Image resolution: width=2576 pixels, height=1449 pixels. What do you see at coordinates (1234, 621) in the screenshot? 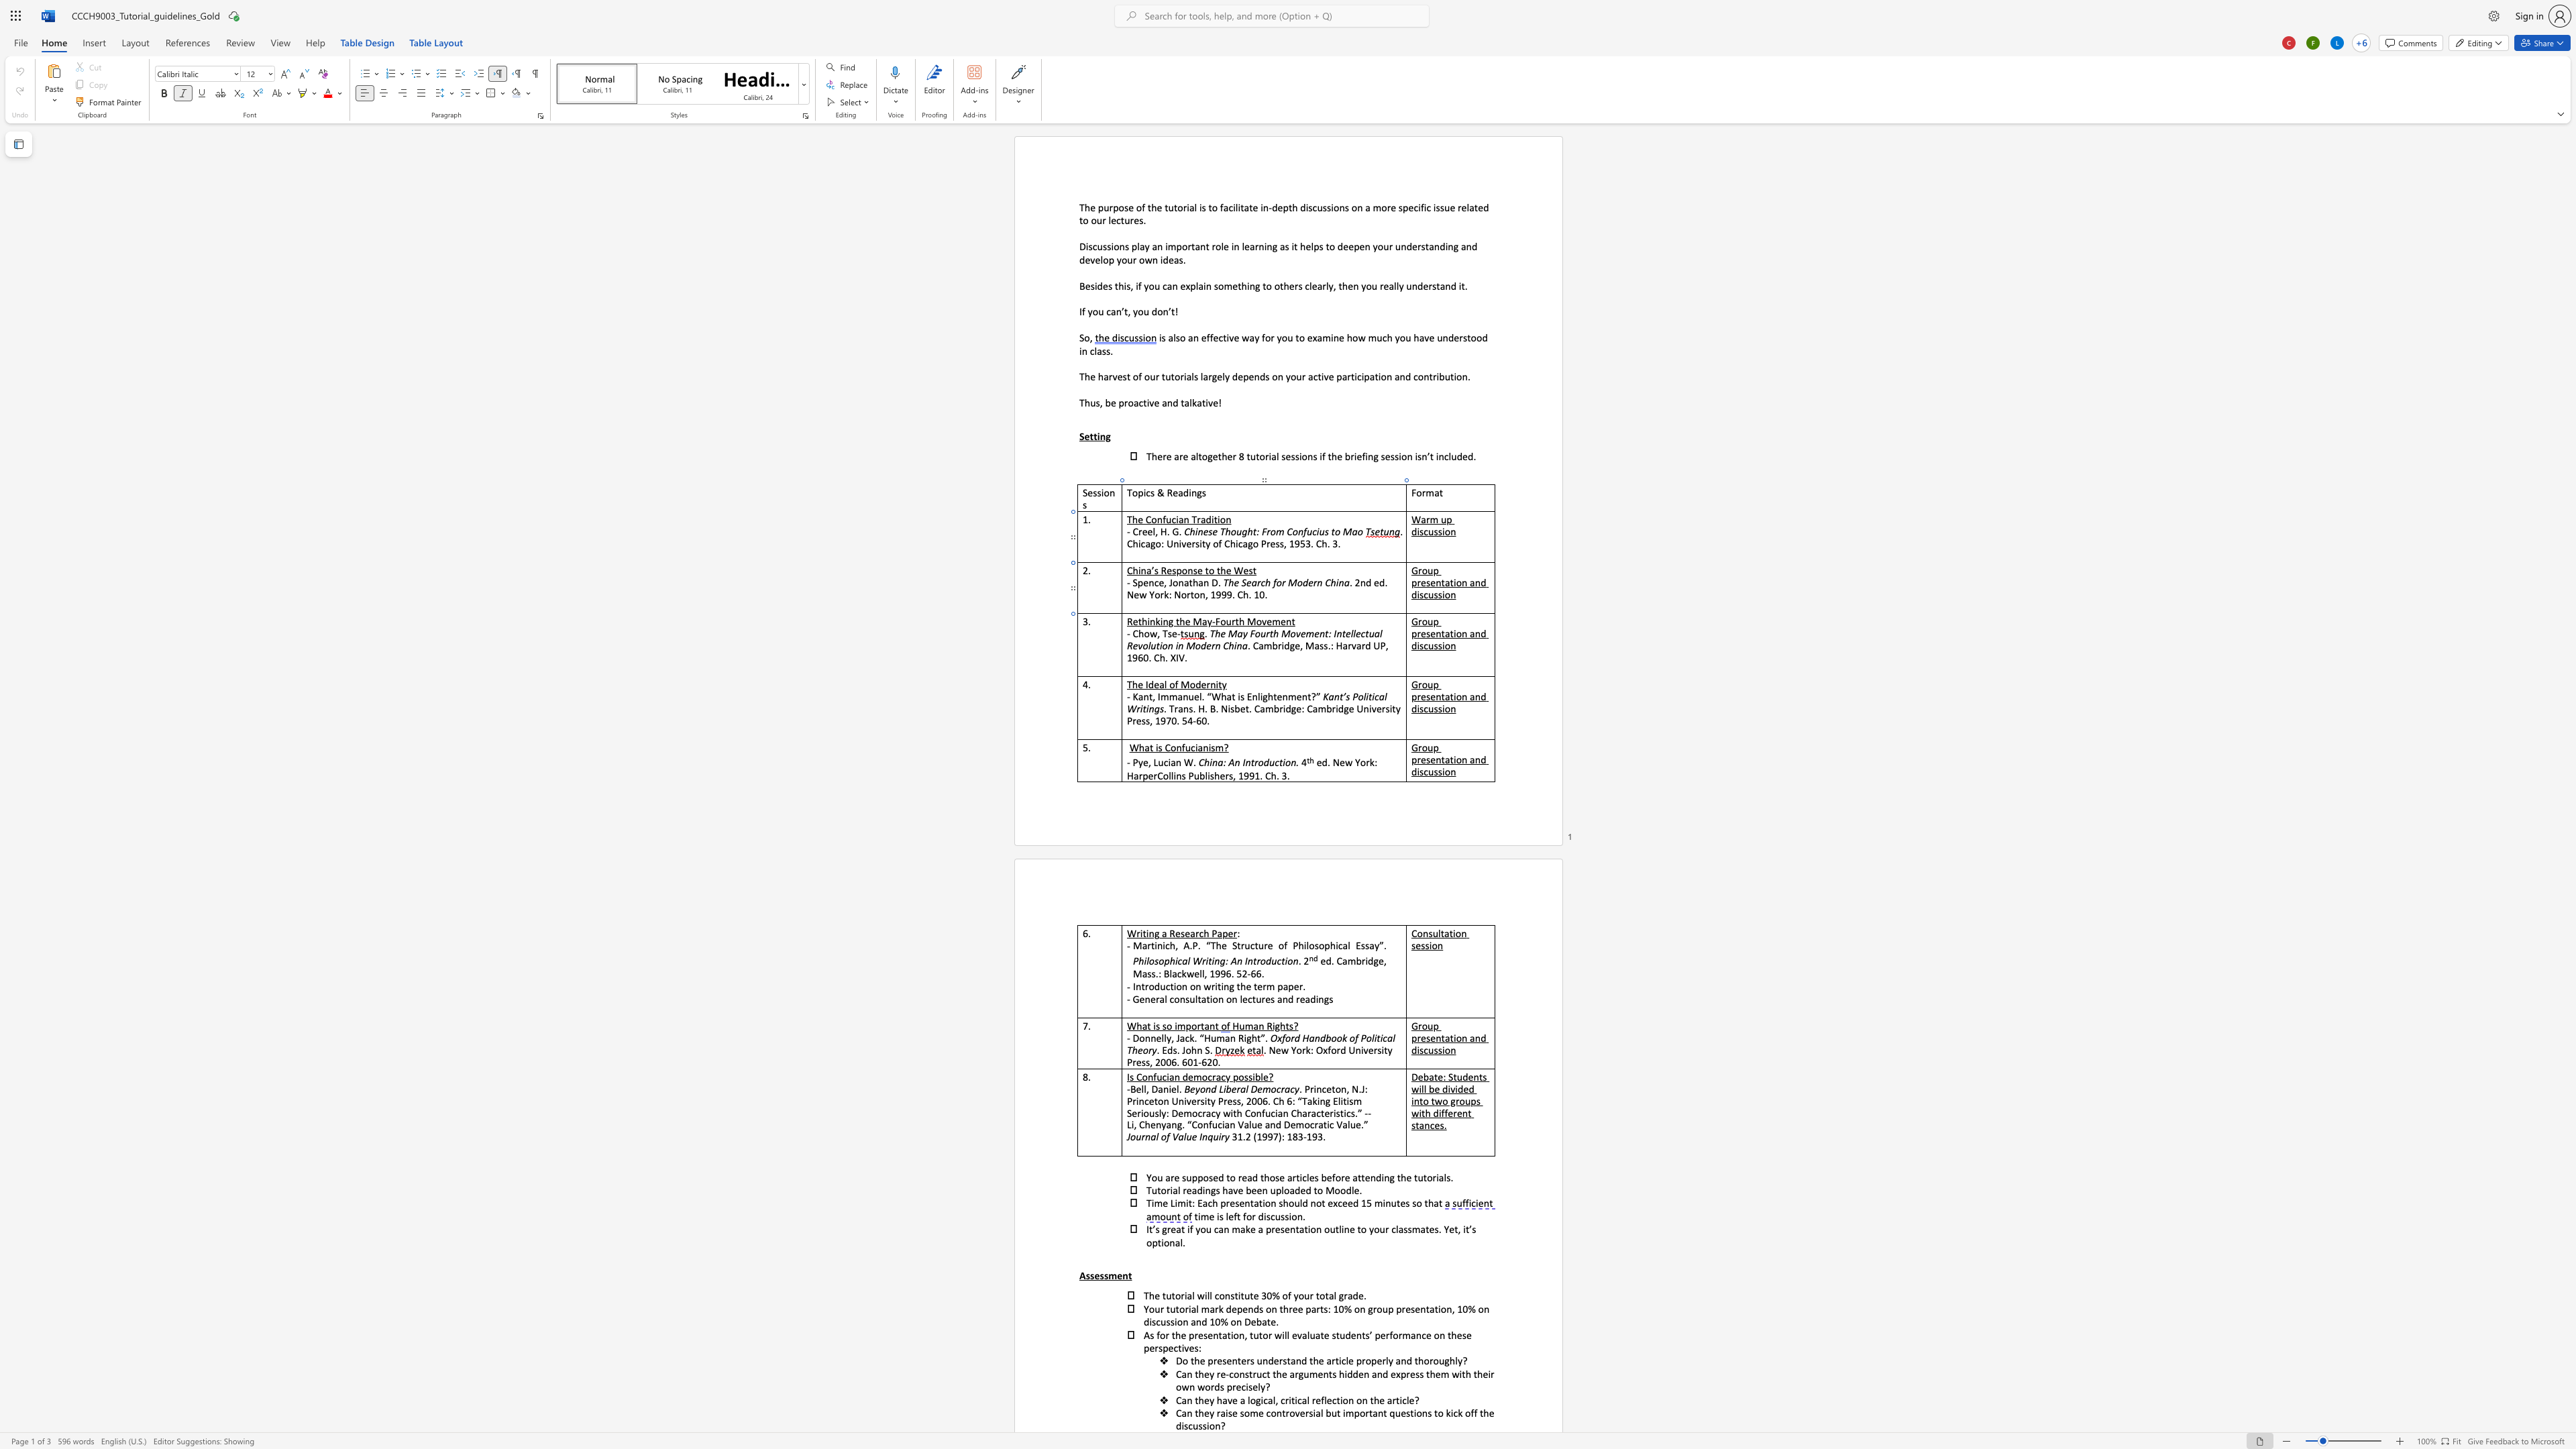
I see `the space between the continuous character "r" and "t" in the text` at bounding box center [1234, 621].